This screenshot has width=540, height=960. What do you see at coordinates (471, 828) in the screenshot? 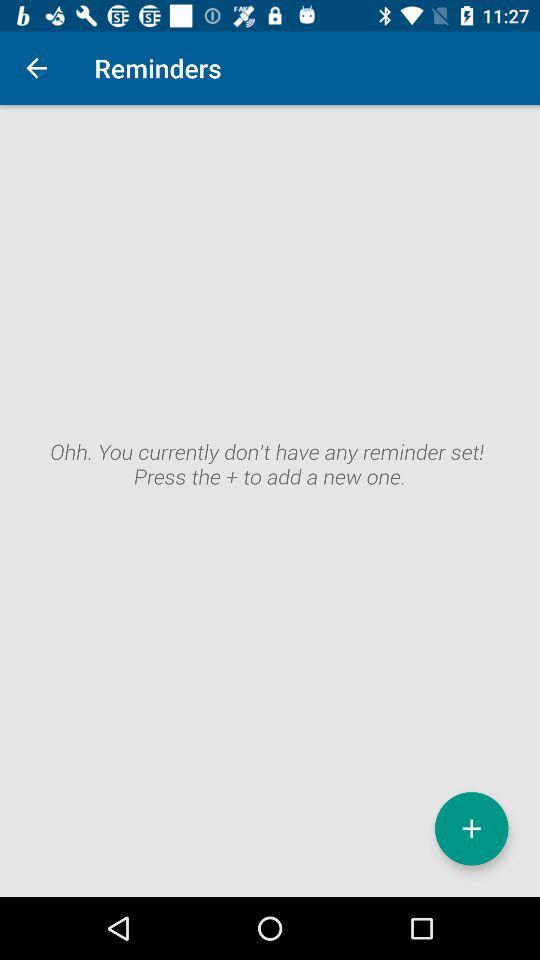
I see `icon at the bottom right corner` at bounding box center [471, 828].